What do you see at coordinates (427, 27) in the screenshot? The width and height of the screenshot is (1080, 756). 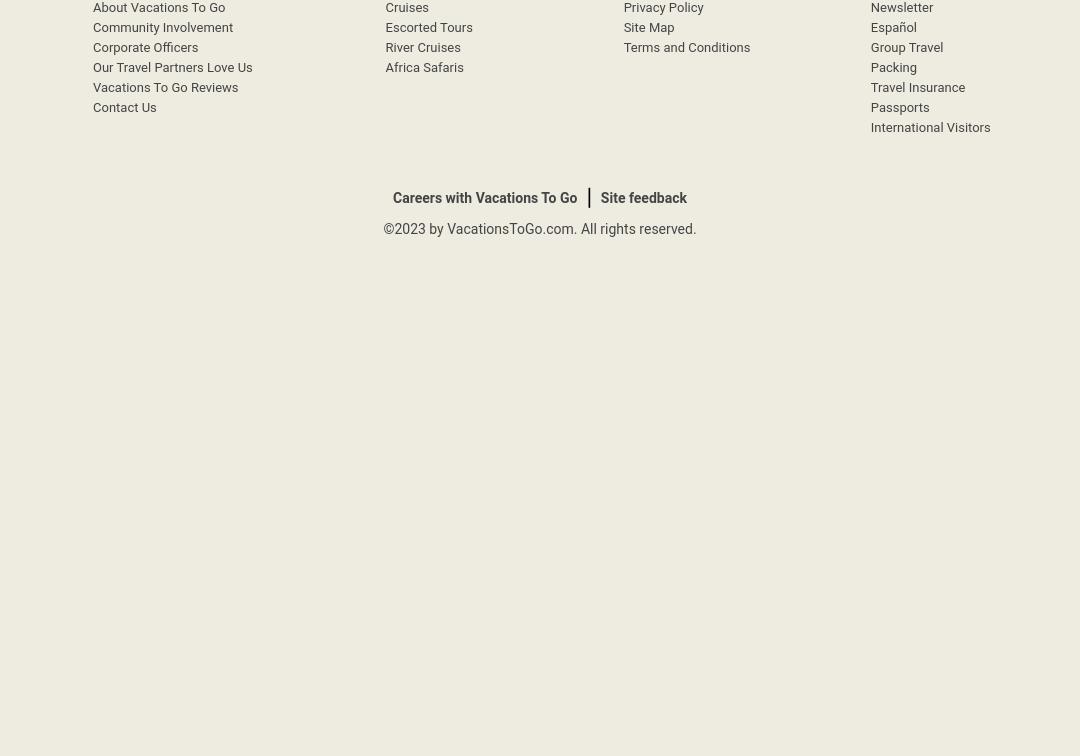 I see `'Escorted Tours'` at bounding box center [427, 27].